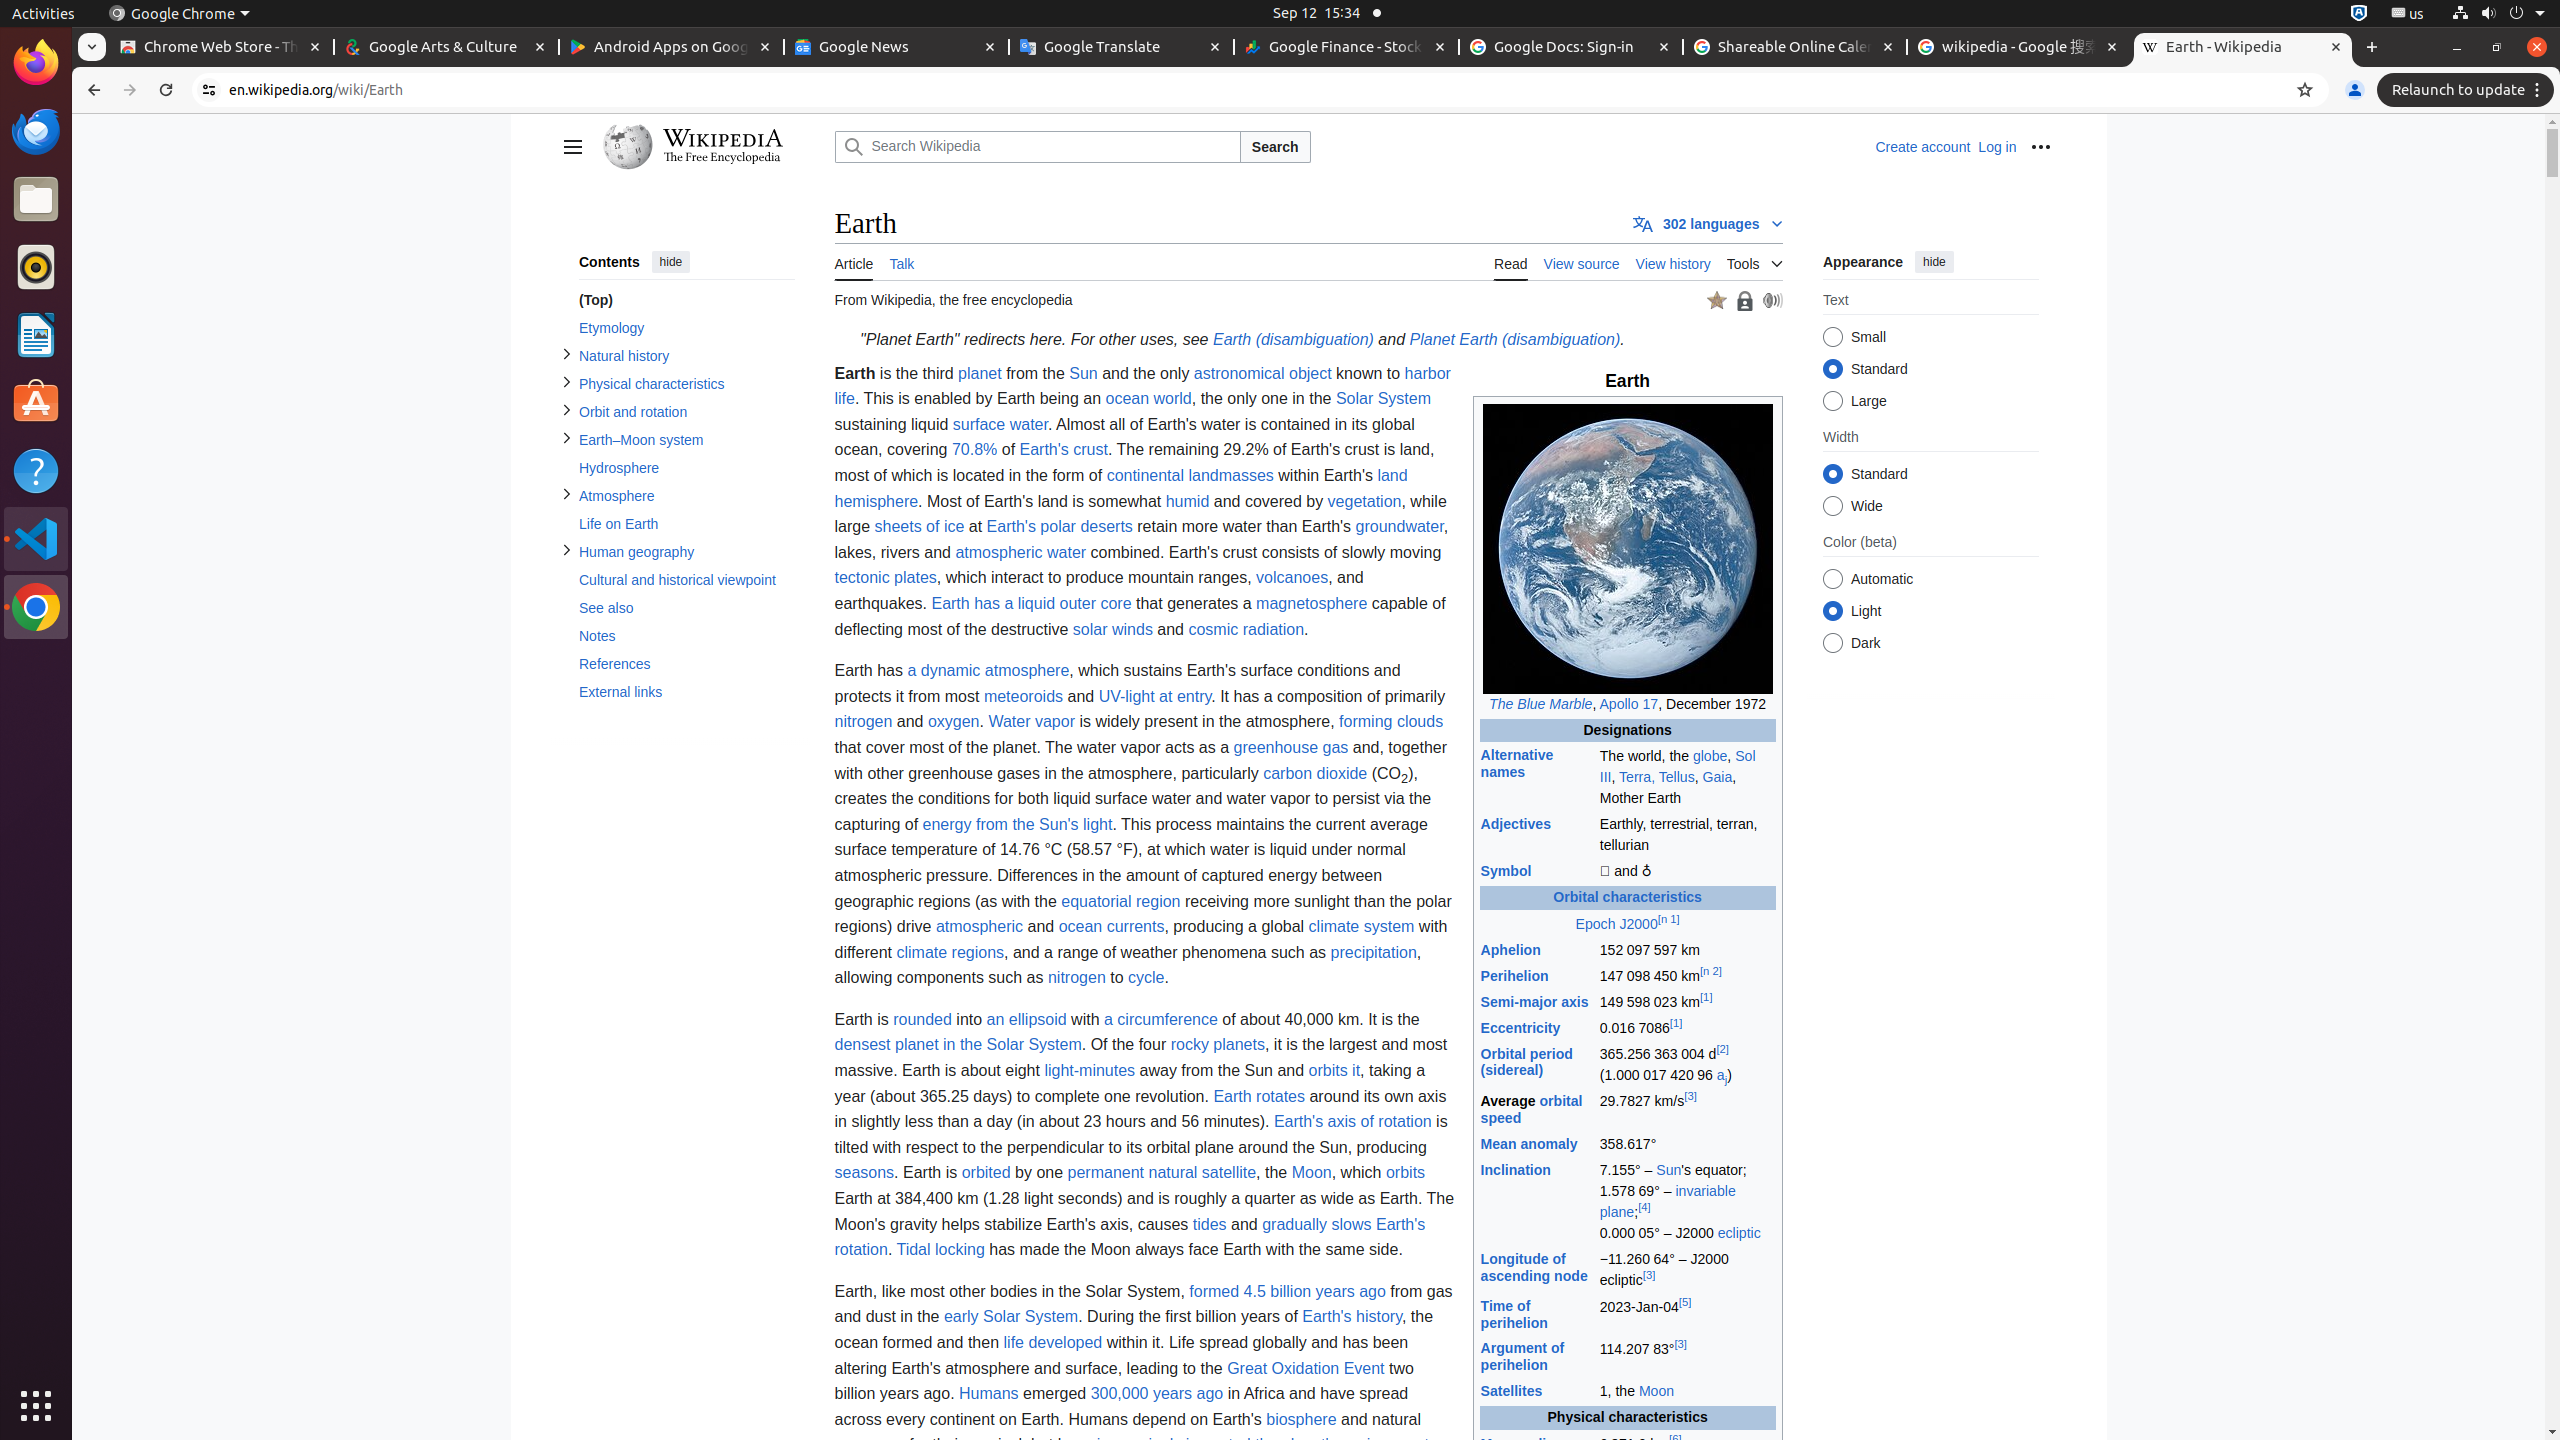 Image resolution: width=2560 pixels, height=1440 pixels. Describe the element at coordinates (1687, 1391) in the screenshot. I see `'1, the Moon'` at that location.